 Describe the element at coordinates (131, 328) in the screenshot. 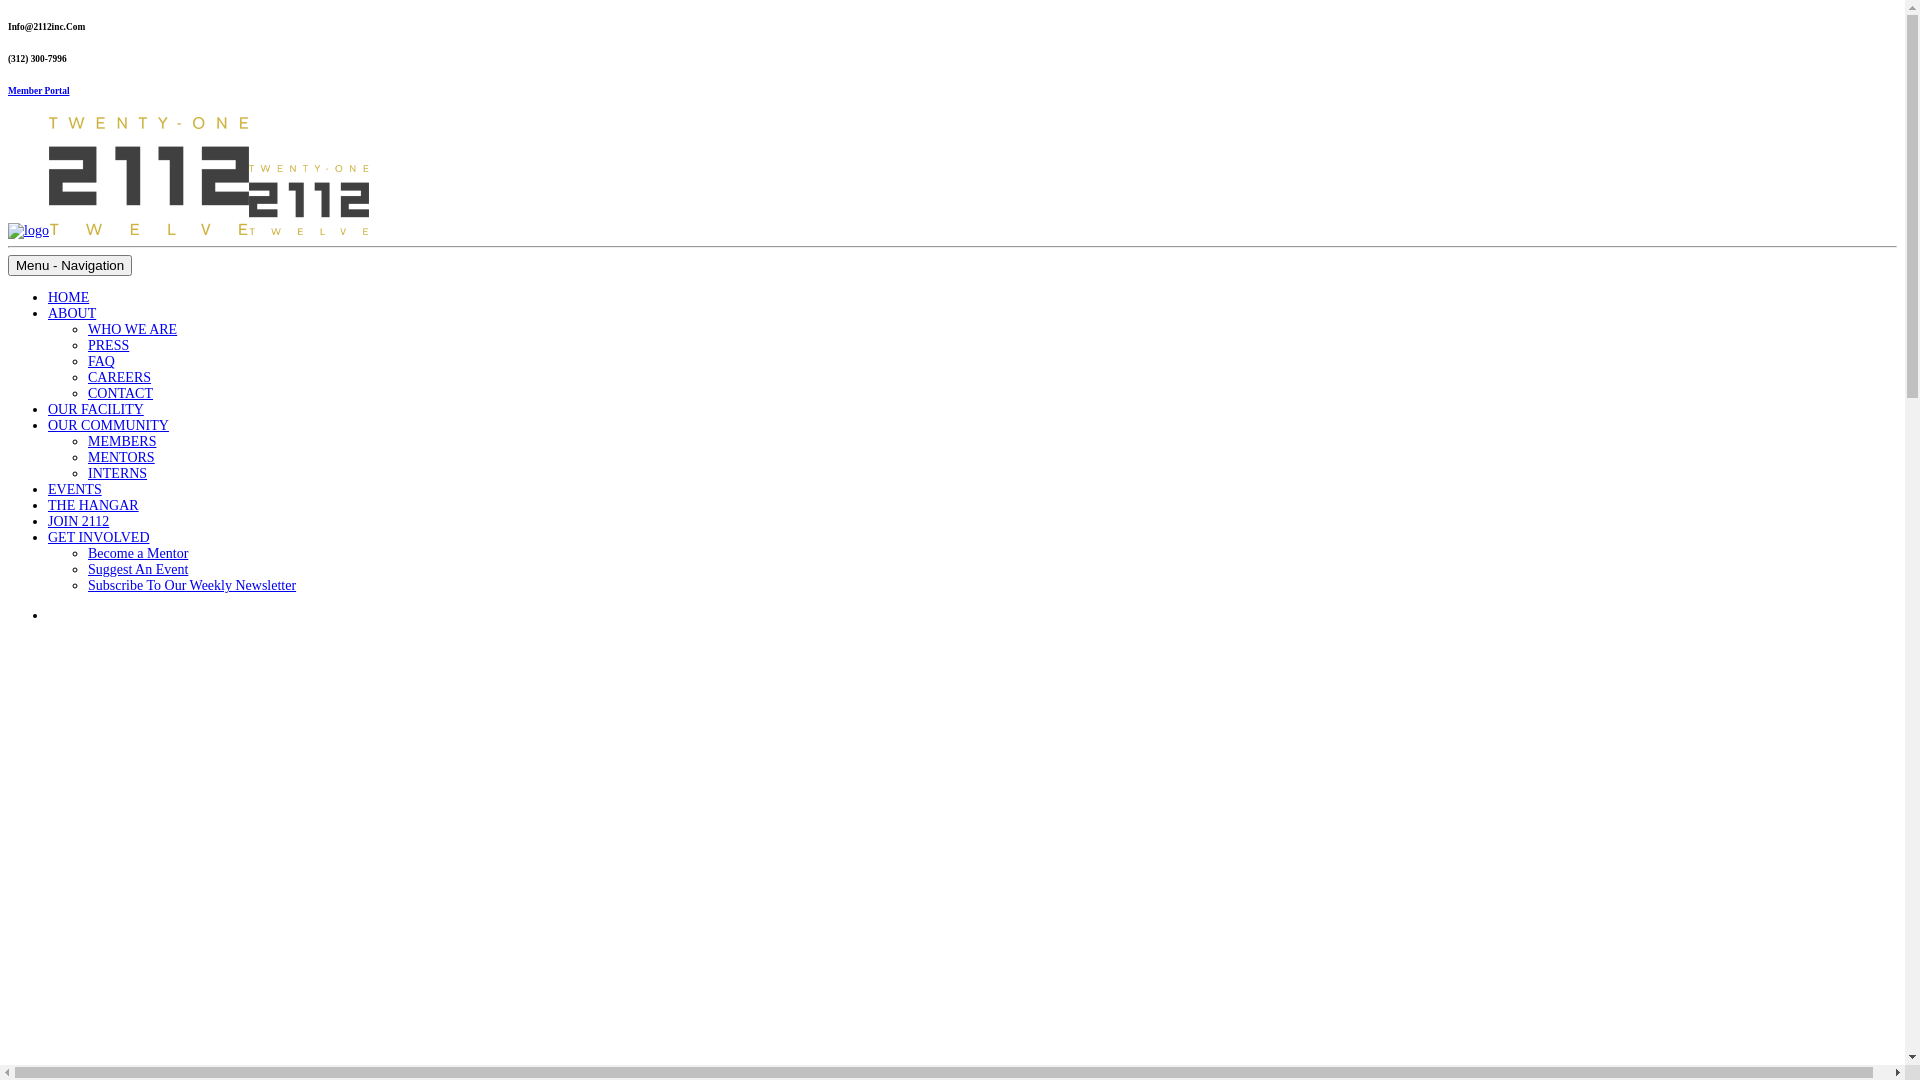

I see `'WHO WE ARE'` at that location.